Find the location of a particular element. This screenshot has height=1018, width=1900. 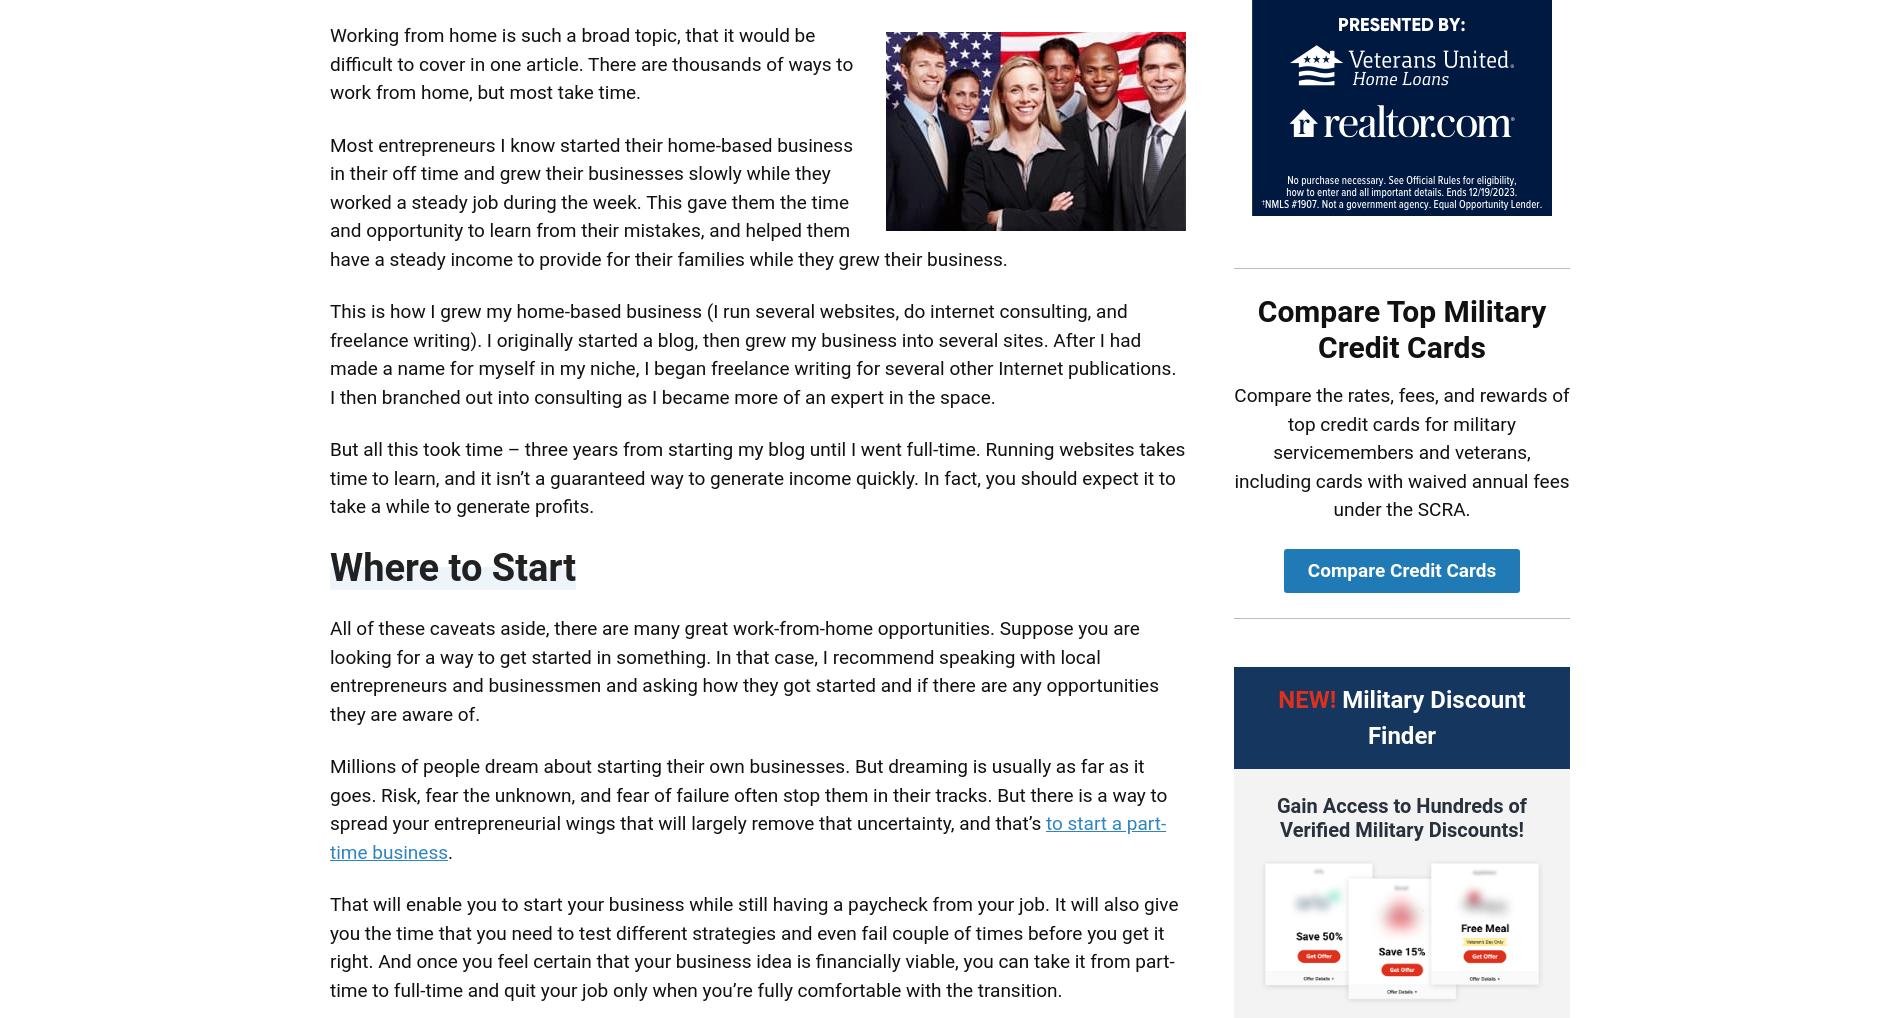

'NEW!' is located at coordinates (1306, 698).